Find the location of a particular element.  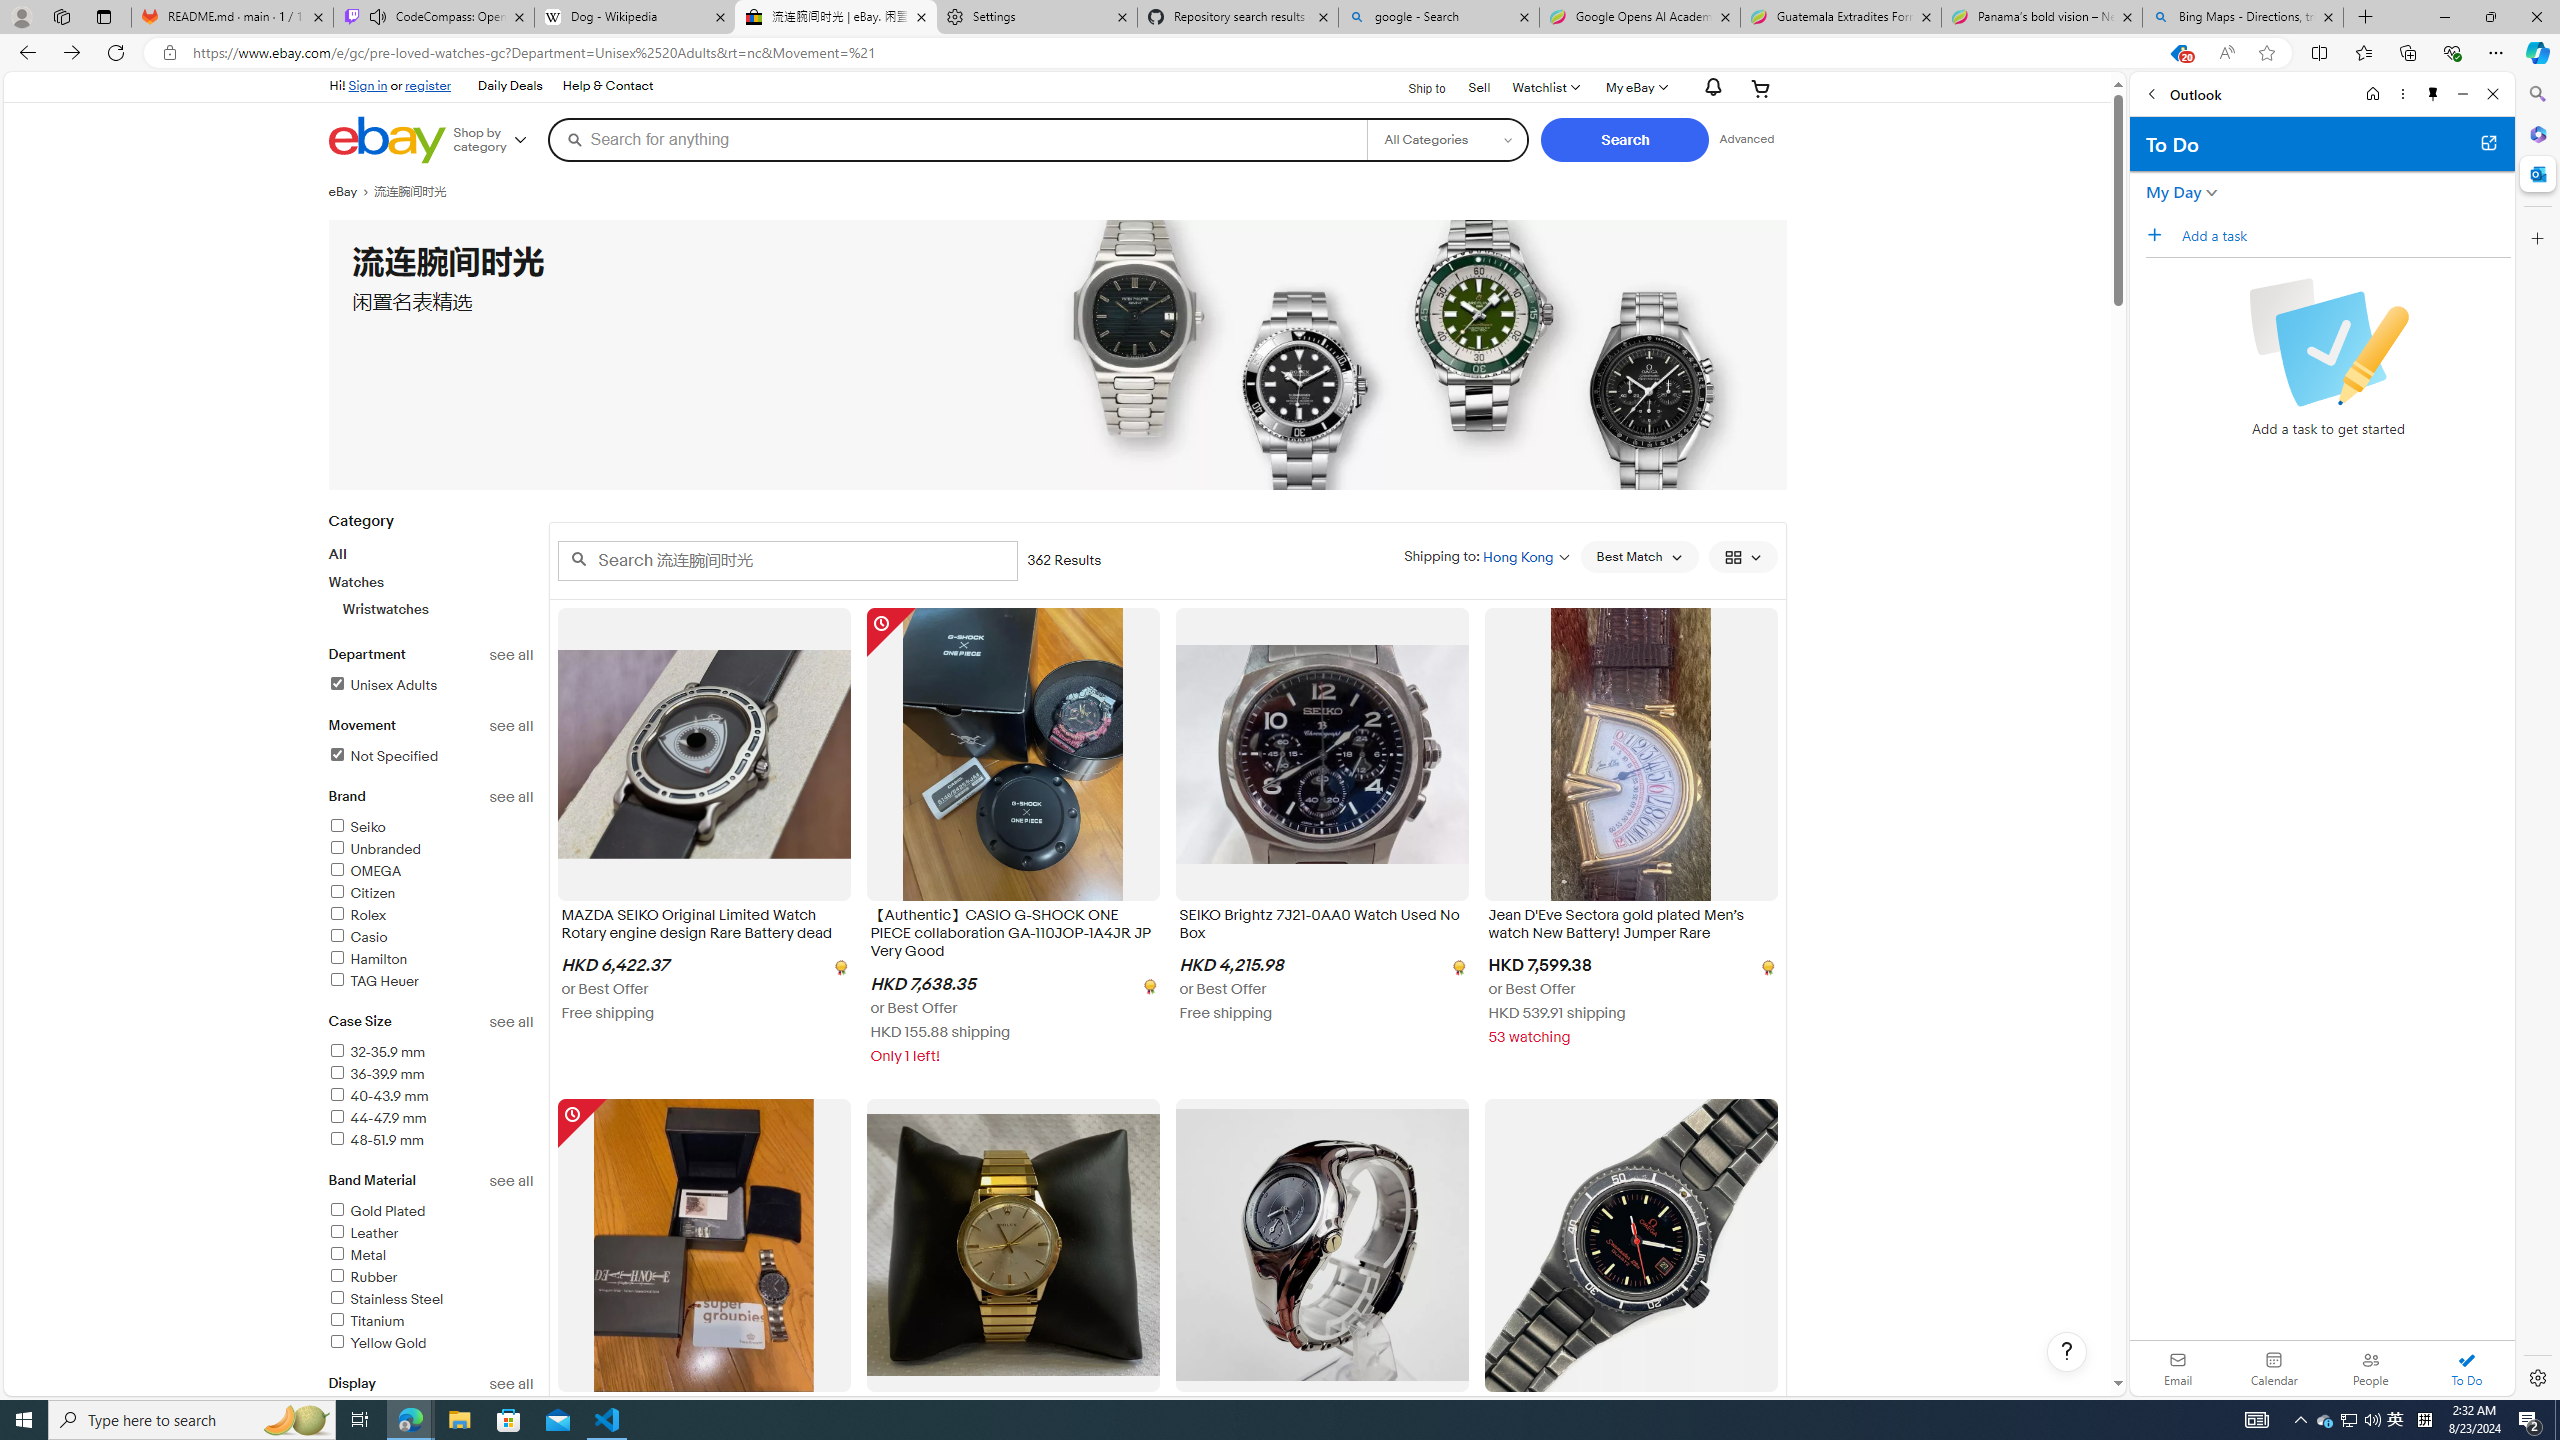

'Seiko' is located at coordinates (431, 827).